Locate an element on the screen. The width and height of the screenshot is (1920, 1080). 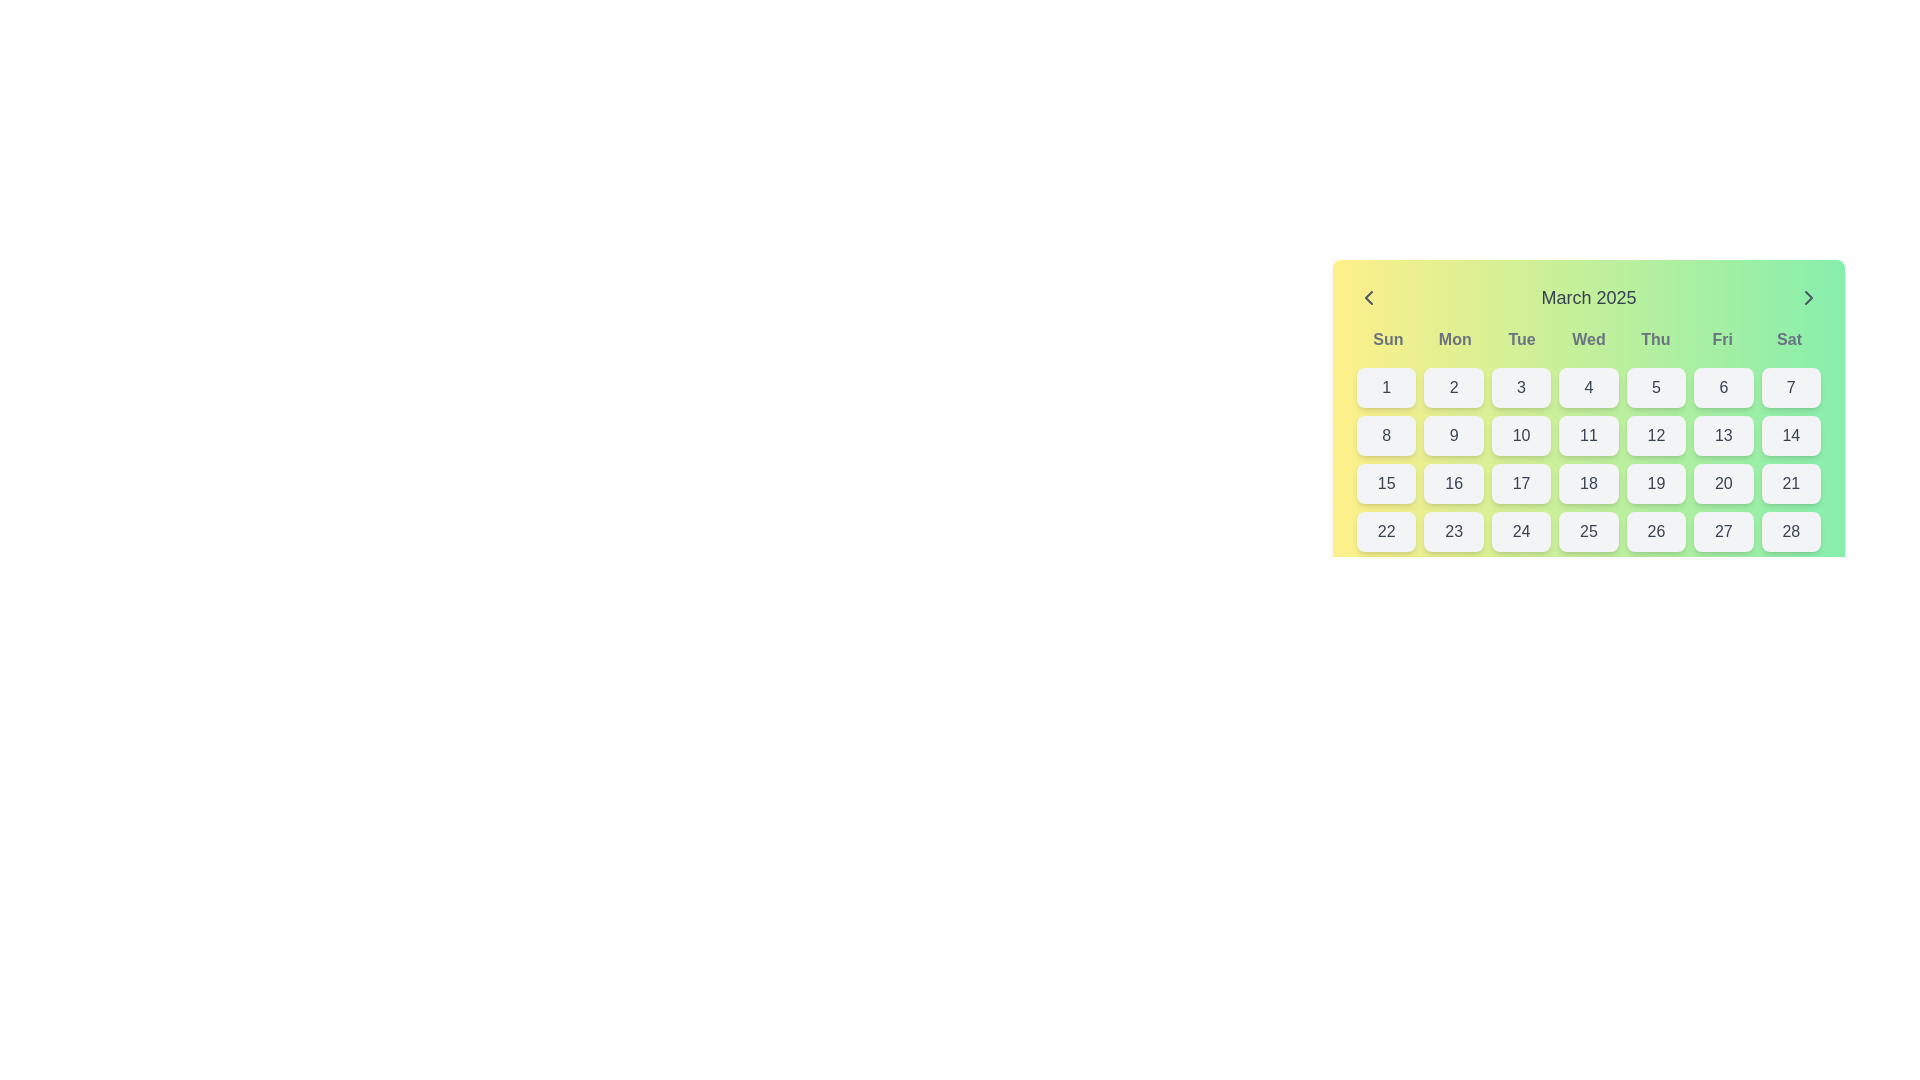
the text element that displays the currently selected month and year is located at coordinates (1587, 297).